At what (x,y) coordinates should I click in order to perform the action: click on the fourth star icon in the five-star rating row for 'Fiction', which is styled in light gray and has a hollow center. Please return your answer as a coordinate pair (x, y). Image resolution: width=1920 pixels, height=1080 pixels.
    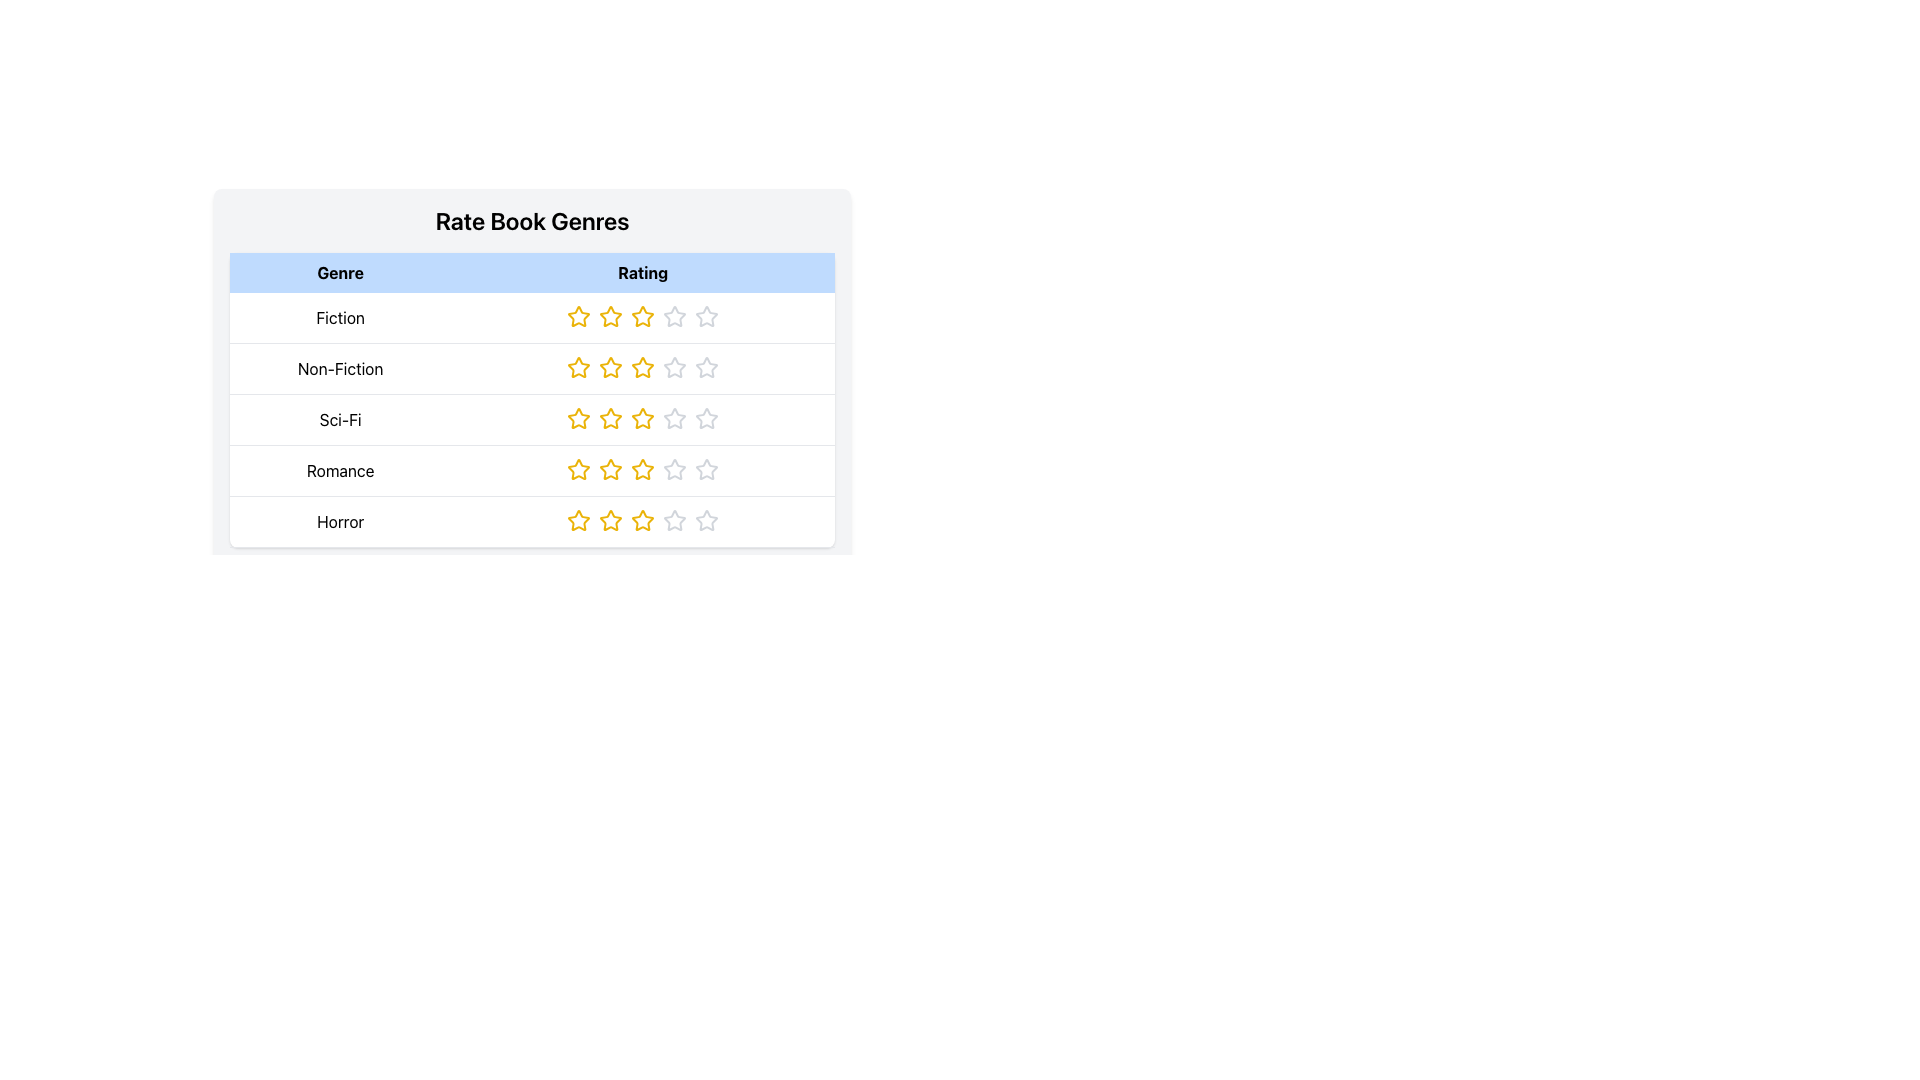
    Looking at the image, I should click on (675, 315).